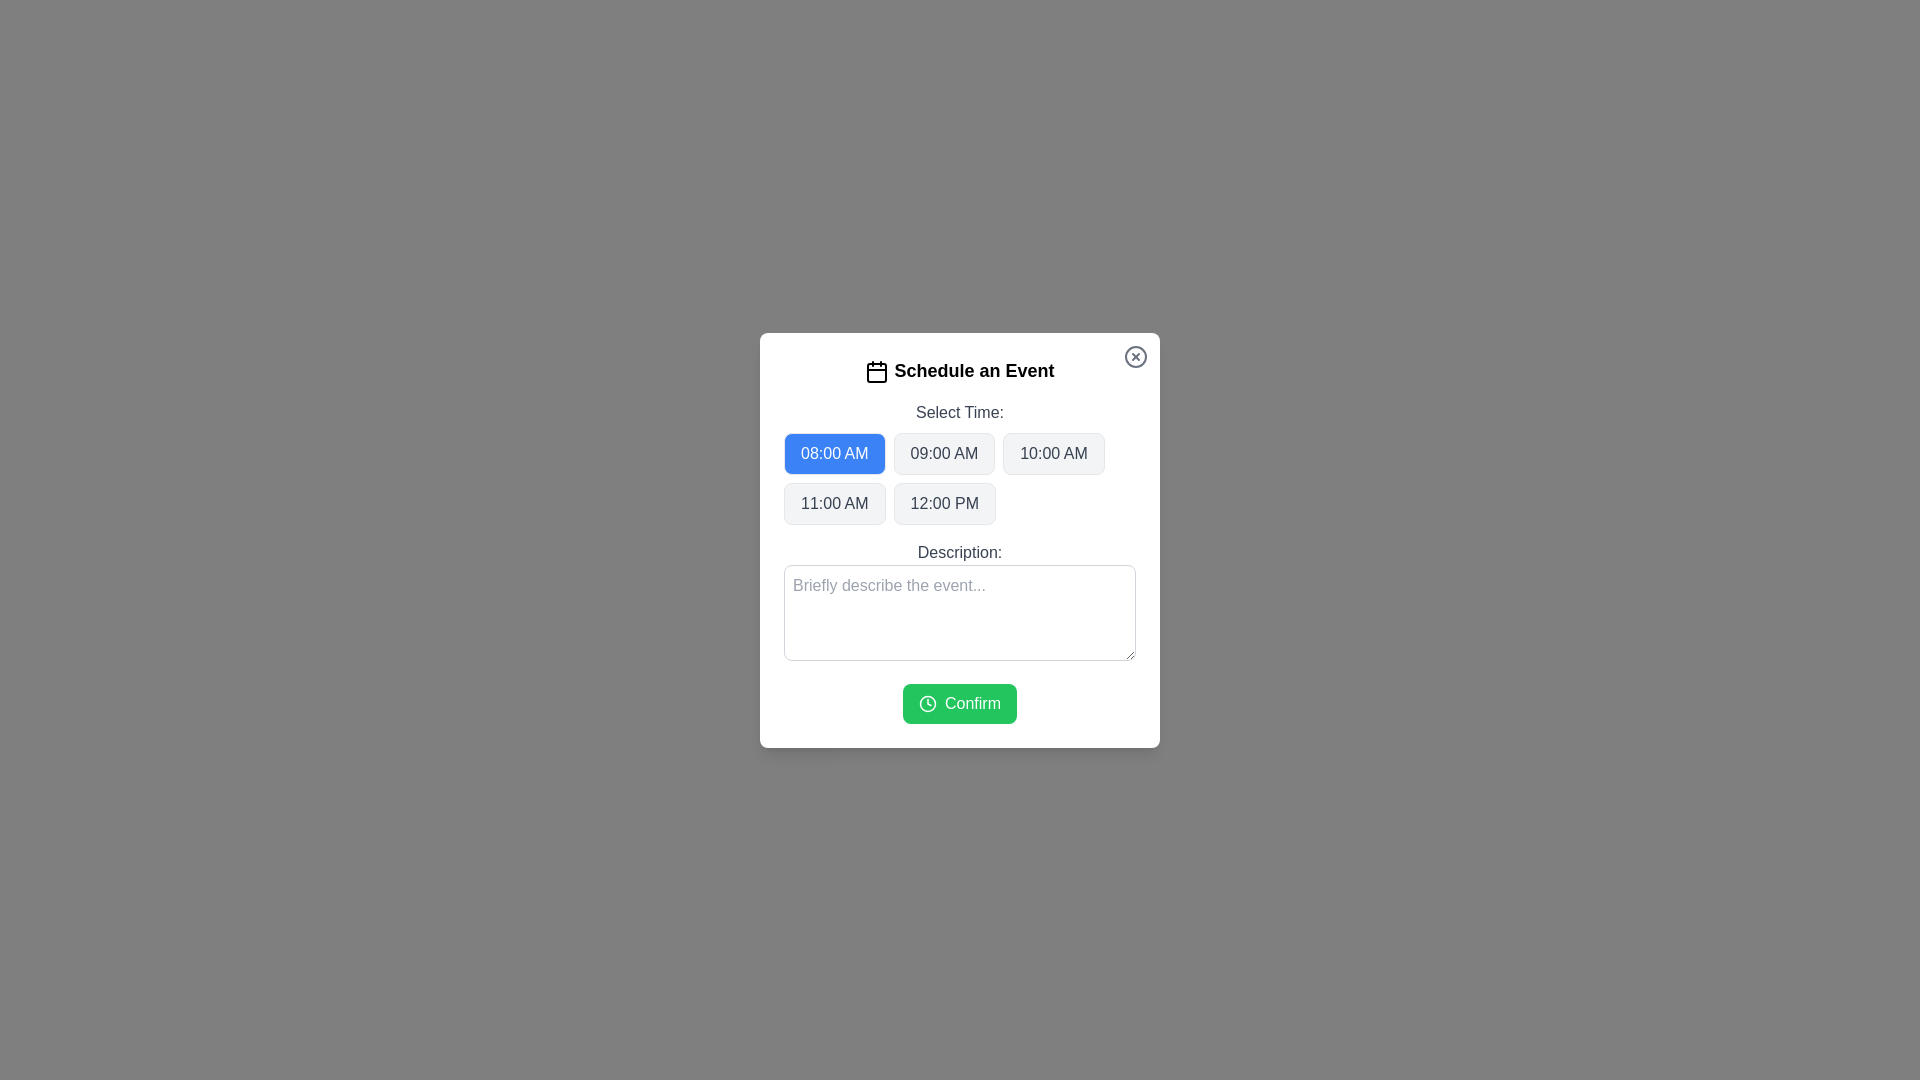  What do you see at coordinates (1053, 453) in the screenshot?
I see `the button labeled '10:00 AM', which is the third button in a horizontal set of time selection buttons` at bounding box center [1053, 453].